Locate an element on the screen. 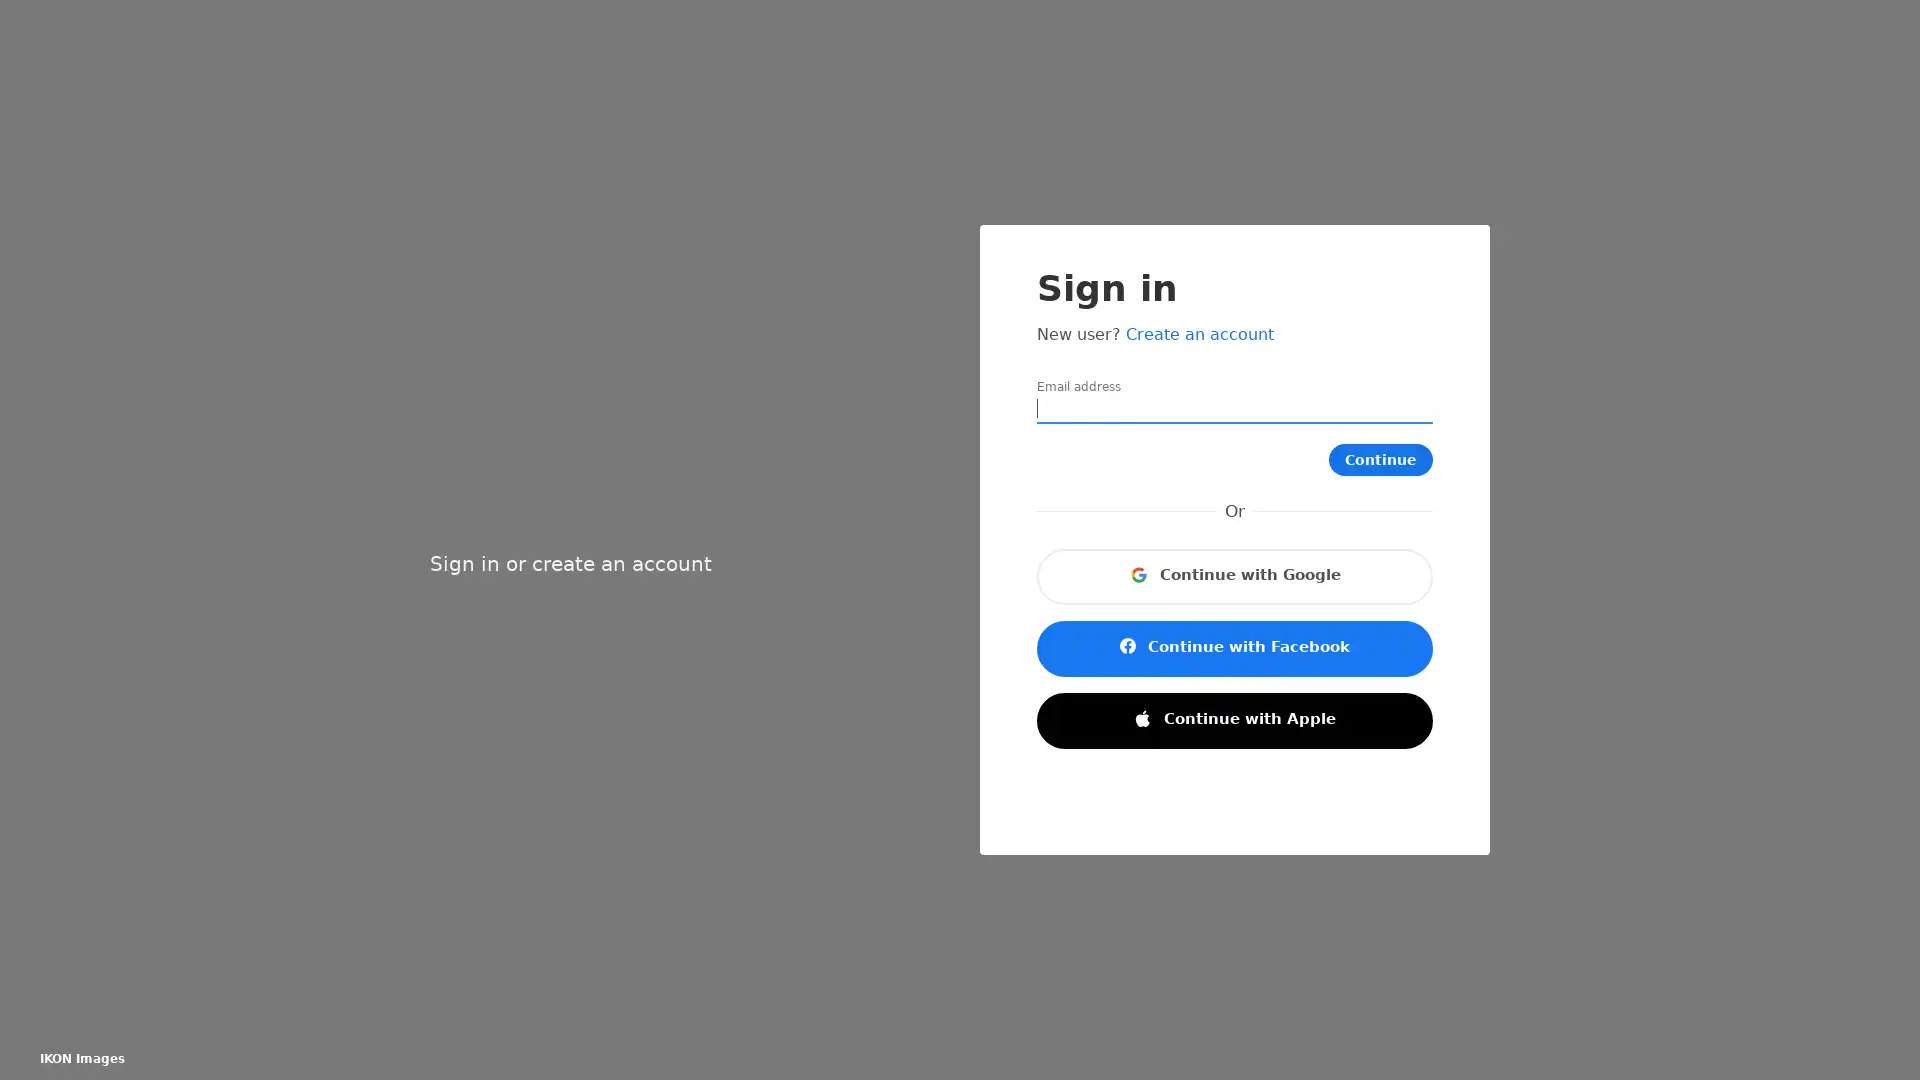 Image resolution: width=1920 pixels, height=1080 pixels. Continue with Apple is located at coordinates (1233, 721).